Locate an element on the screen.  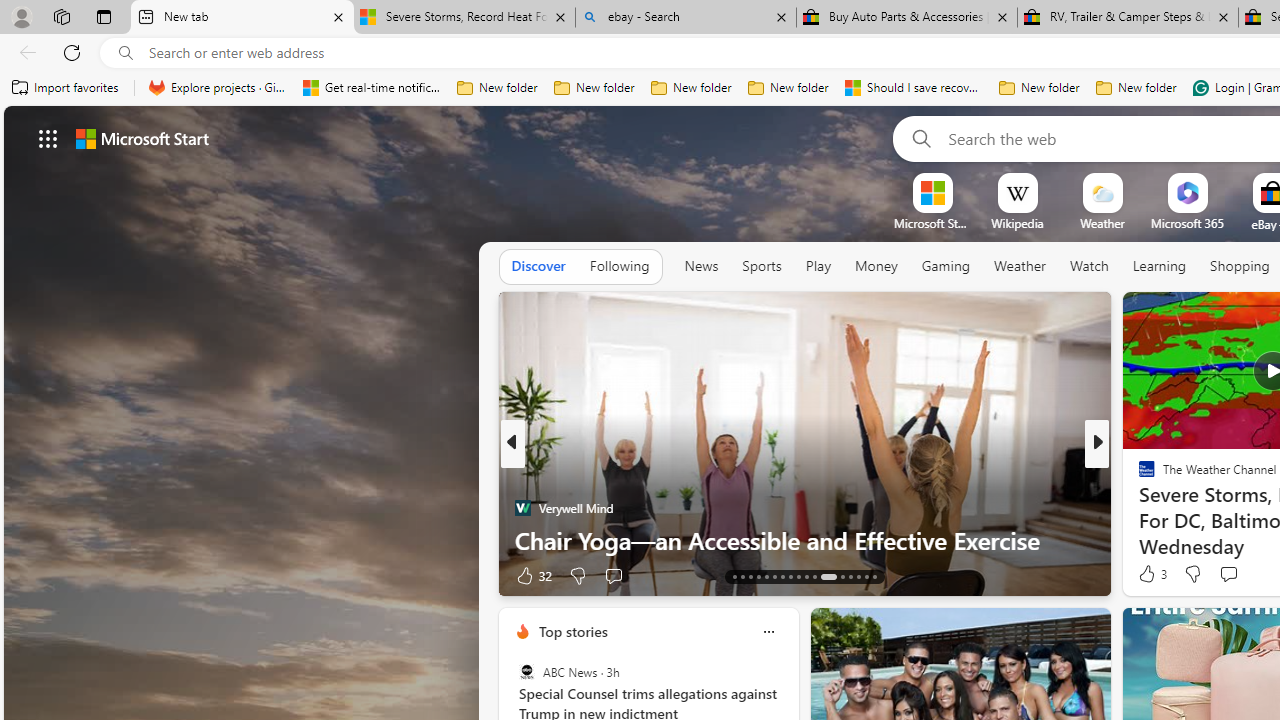
'Verywell Mind' is located at coordinates (522, 506).